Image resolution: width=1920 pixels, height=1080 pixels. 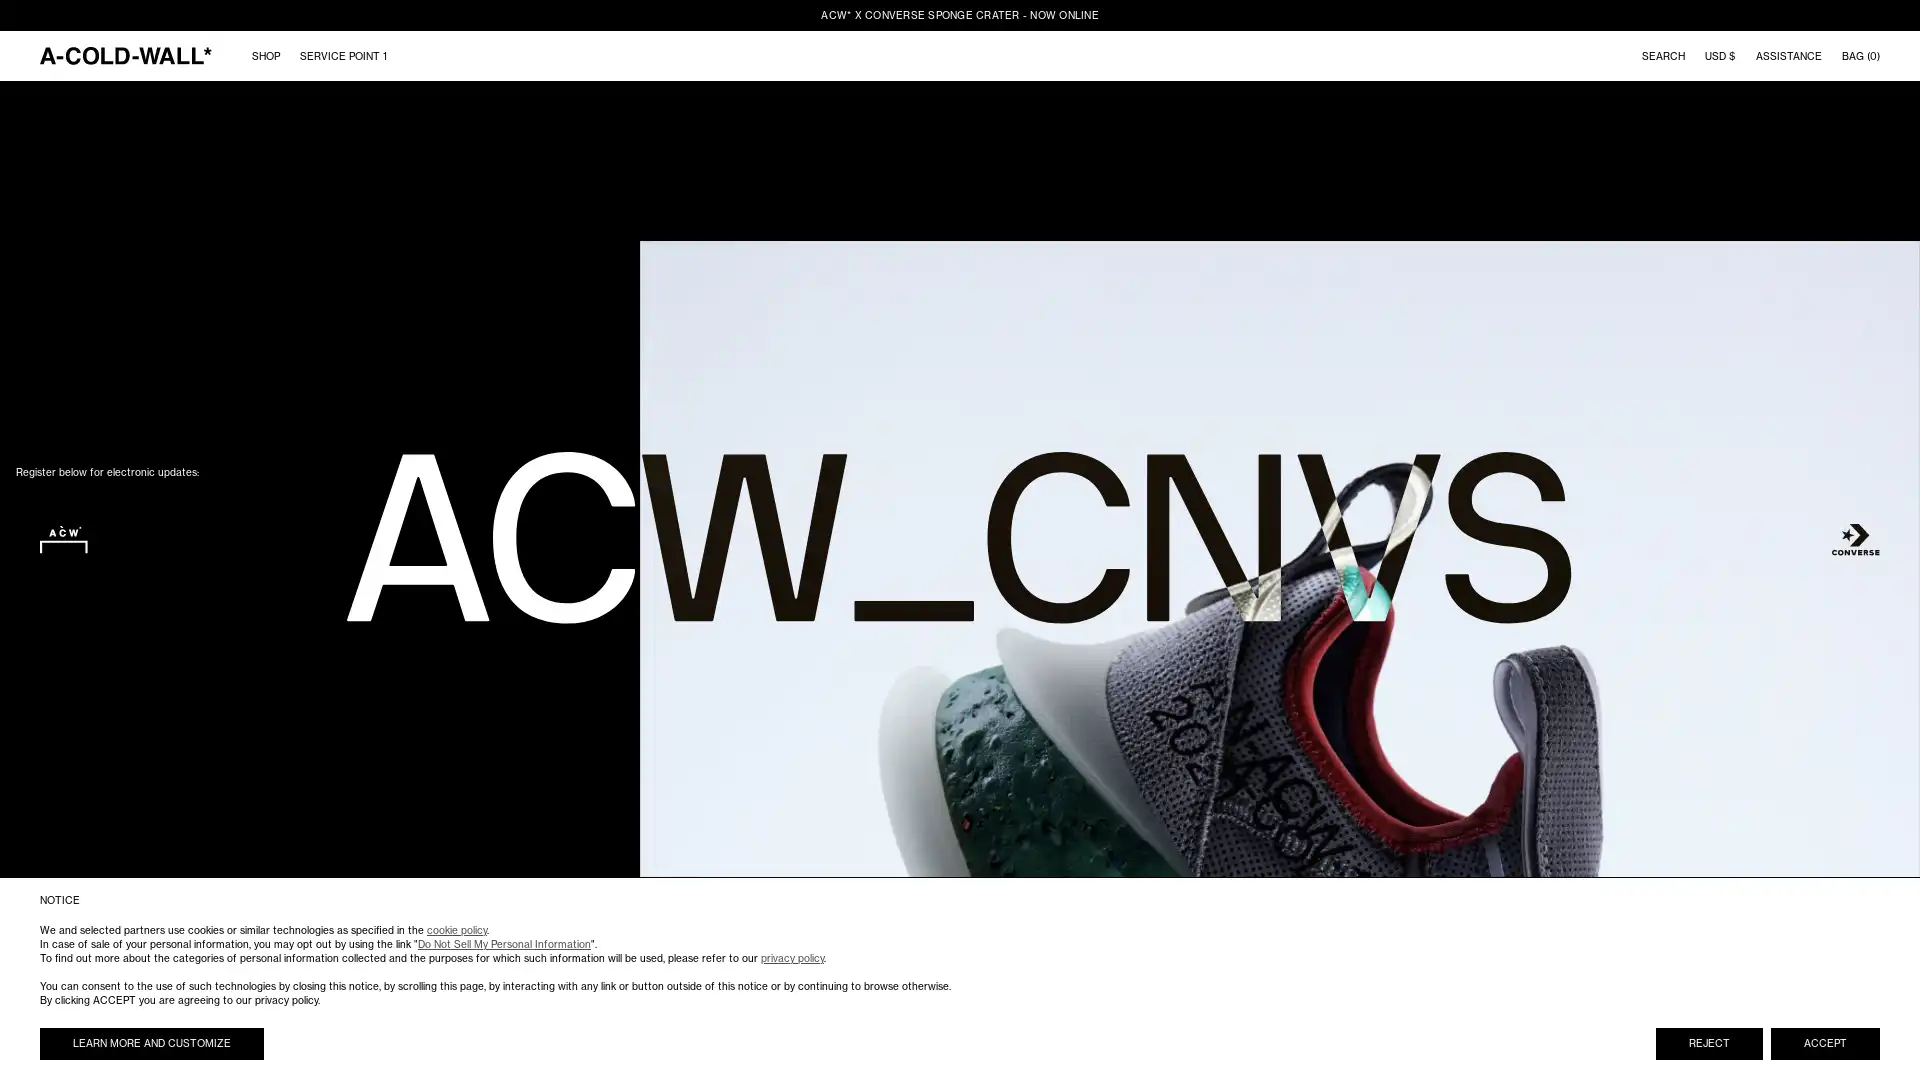 I want to click on REJECT, so click(x=1708, y=1043).